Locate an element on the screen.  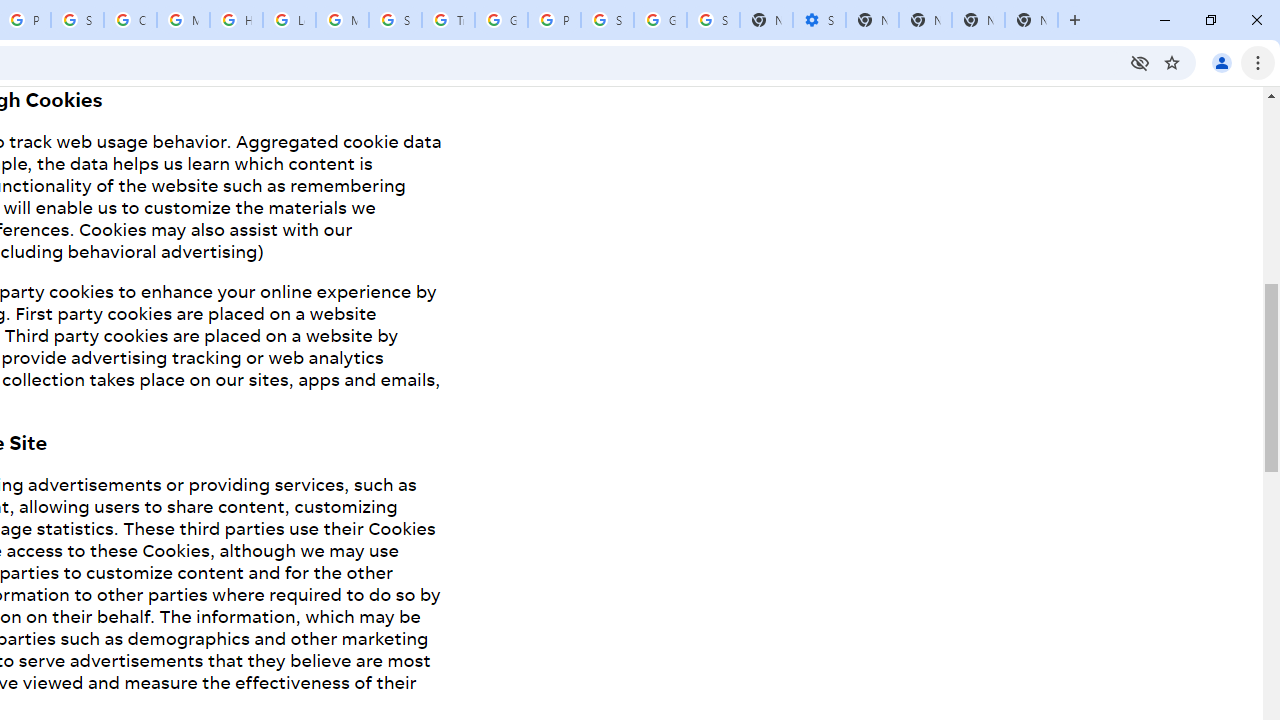
'Trusted Information and Content - Google Safety Center' is located at coordinates (447, 20).